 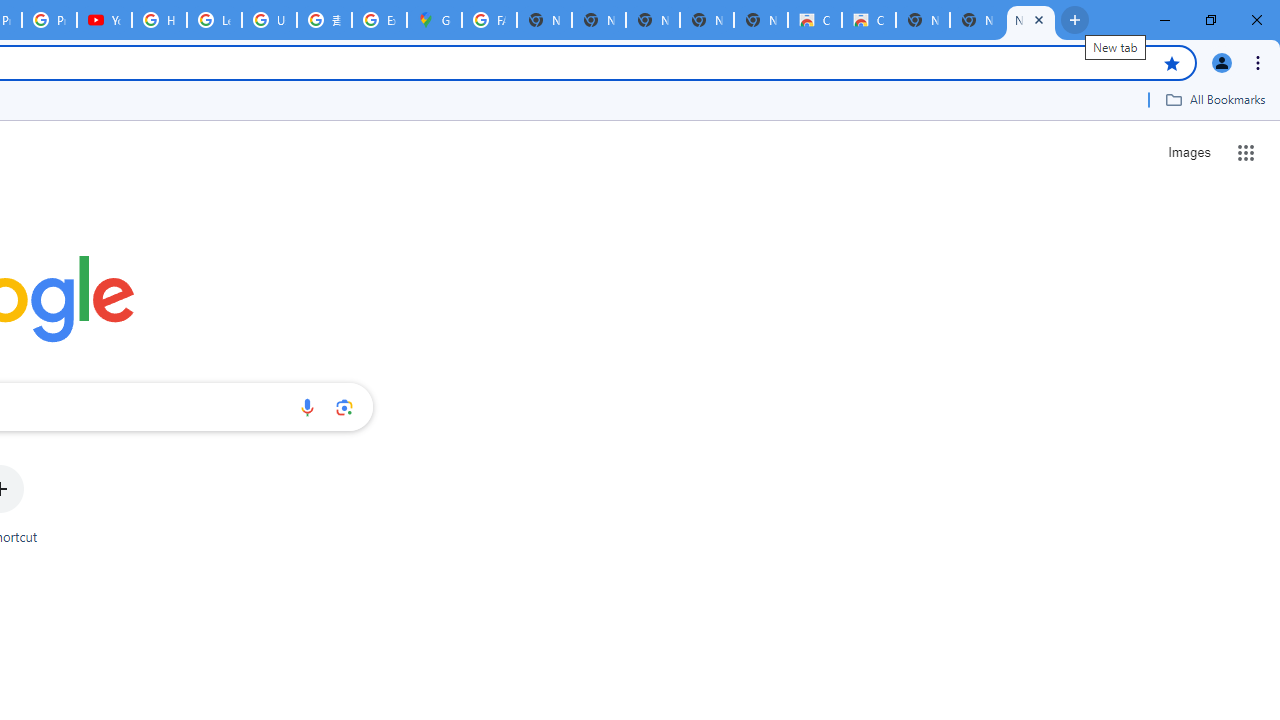 What do you see at coordinates (49, 20) in the screenshot?
I see `'Privacy Checkup'` at bounding box center [49, 20].